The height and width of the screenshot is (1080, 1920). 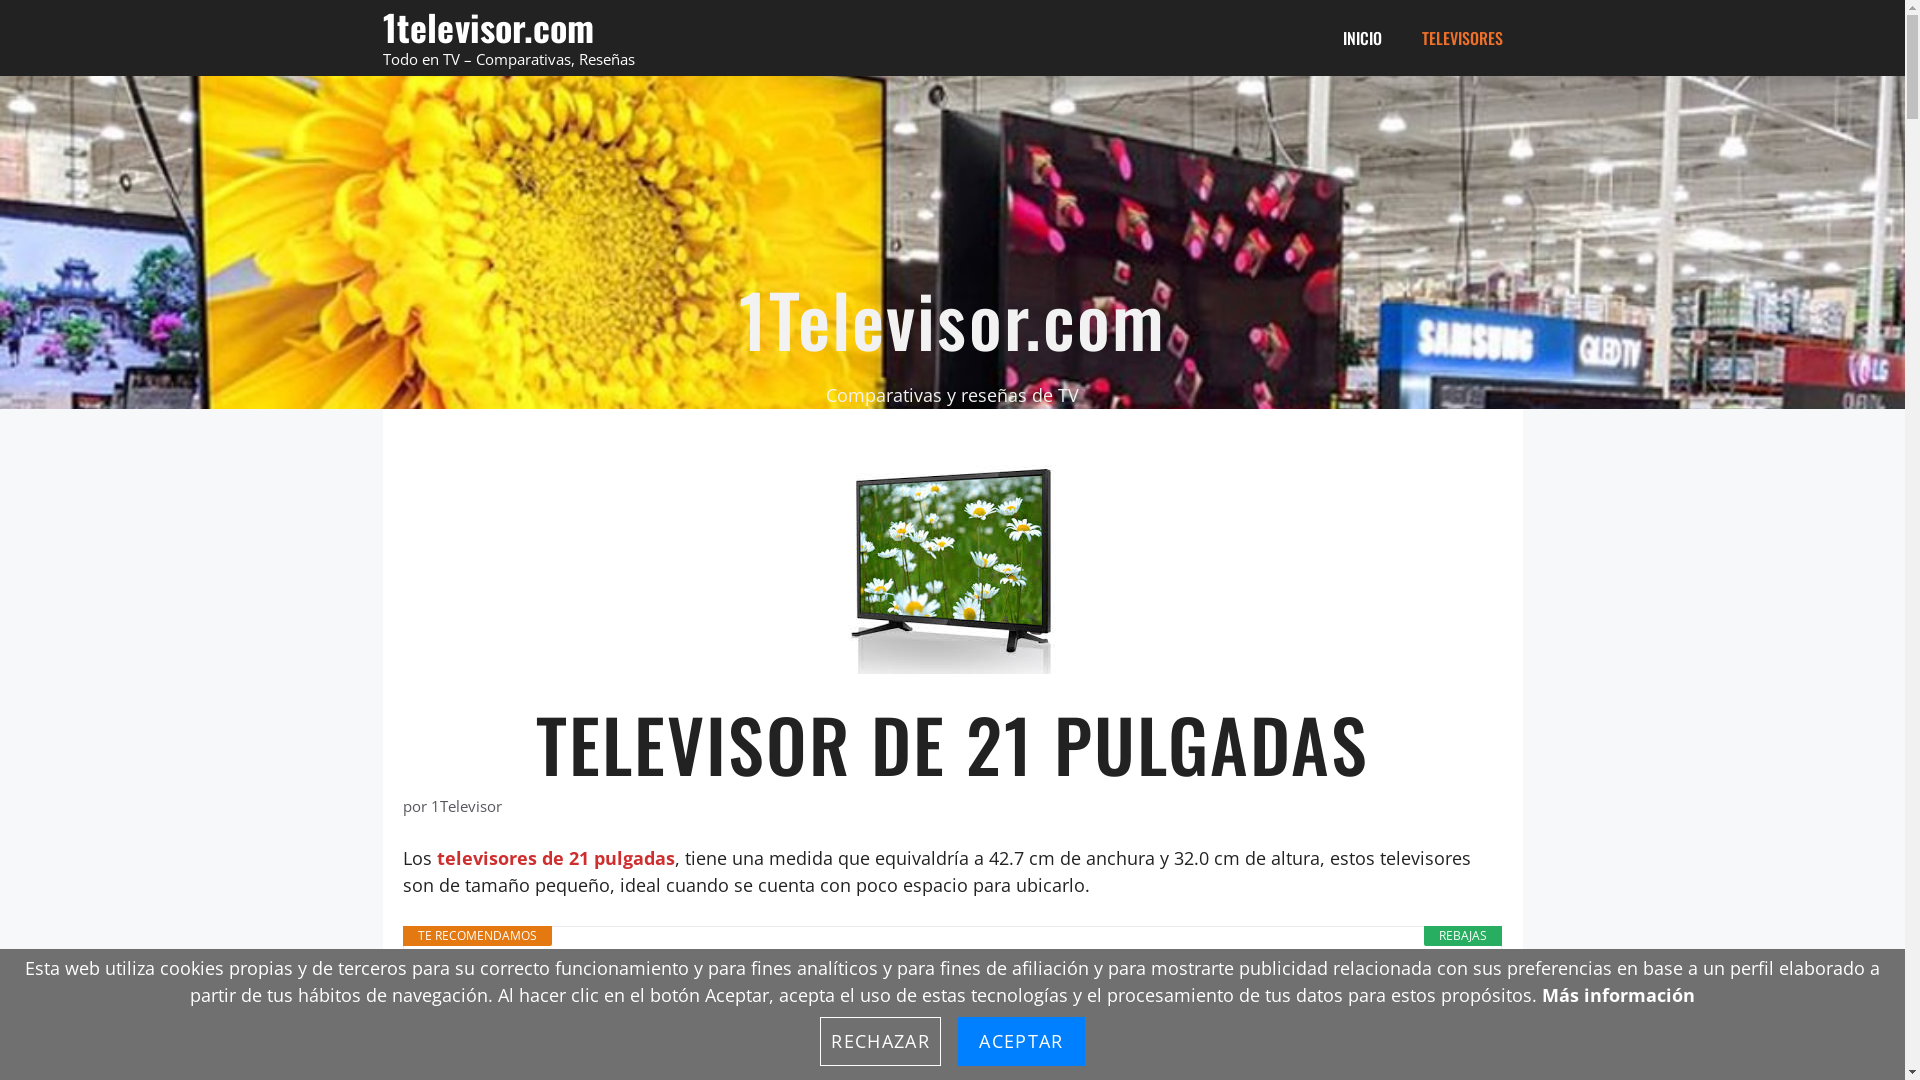 What do you see at coordinates (820, 1040) in the screenshot?
I see `'RECHAZAR'` at bounding box center [820, 1040].